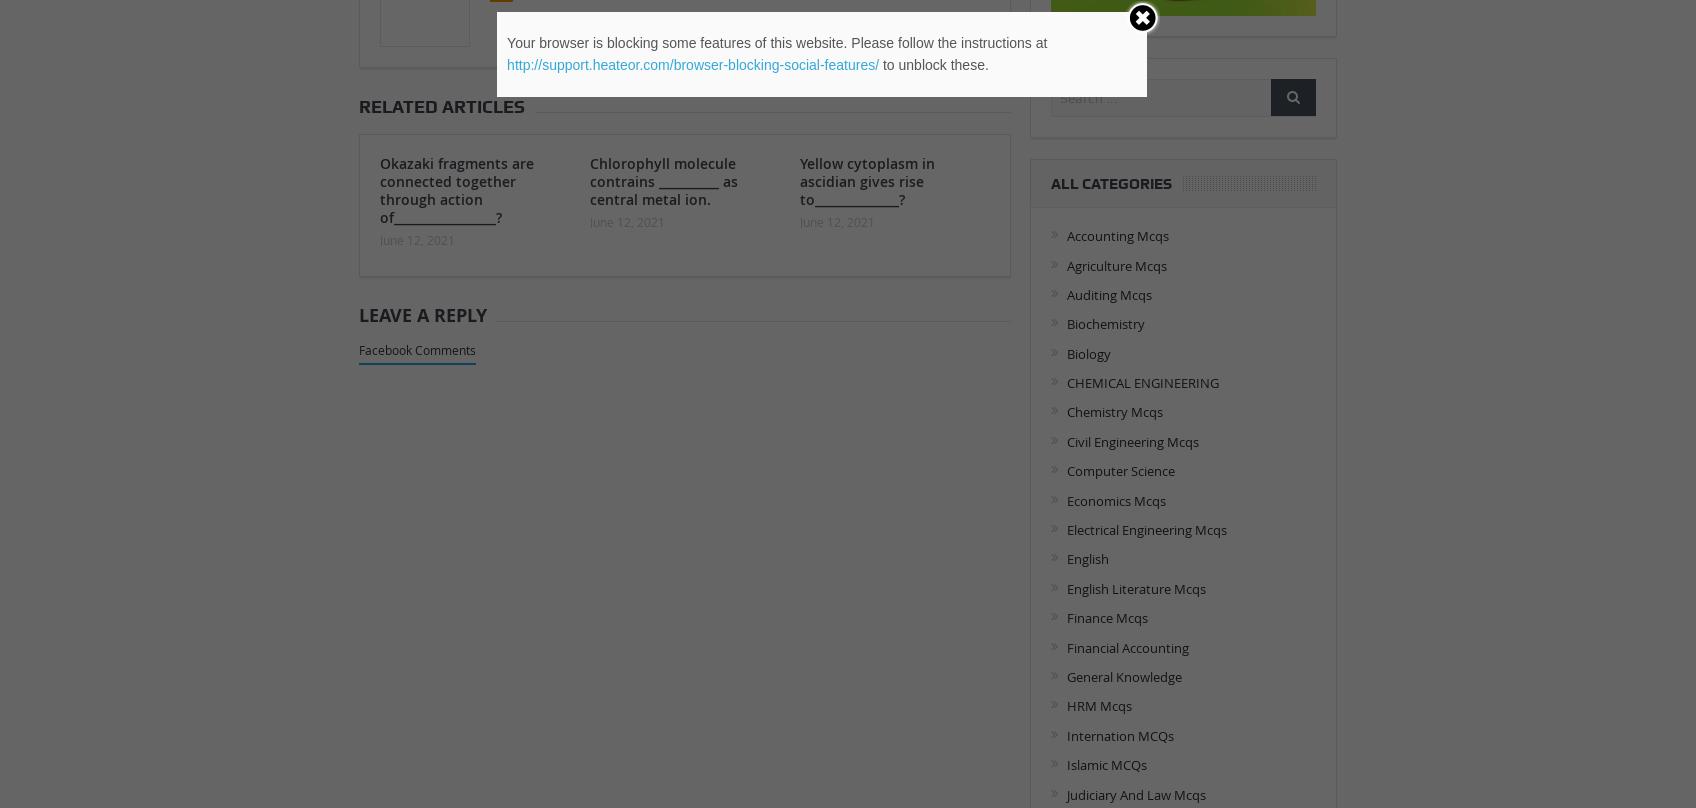  I want to click on 'Islamic MCQs', so click(1105, 764).